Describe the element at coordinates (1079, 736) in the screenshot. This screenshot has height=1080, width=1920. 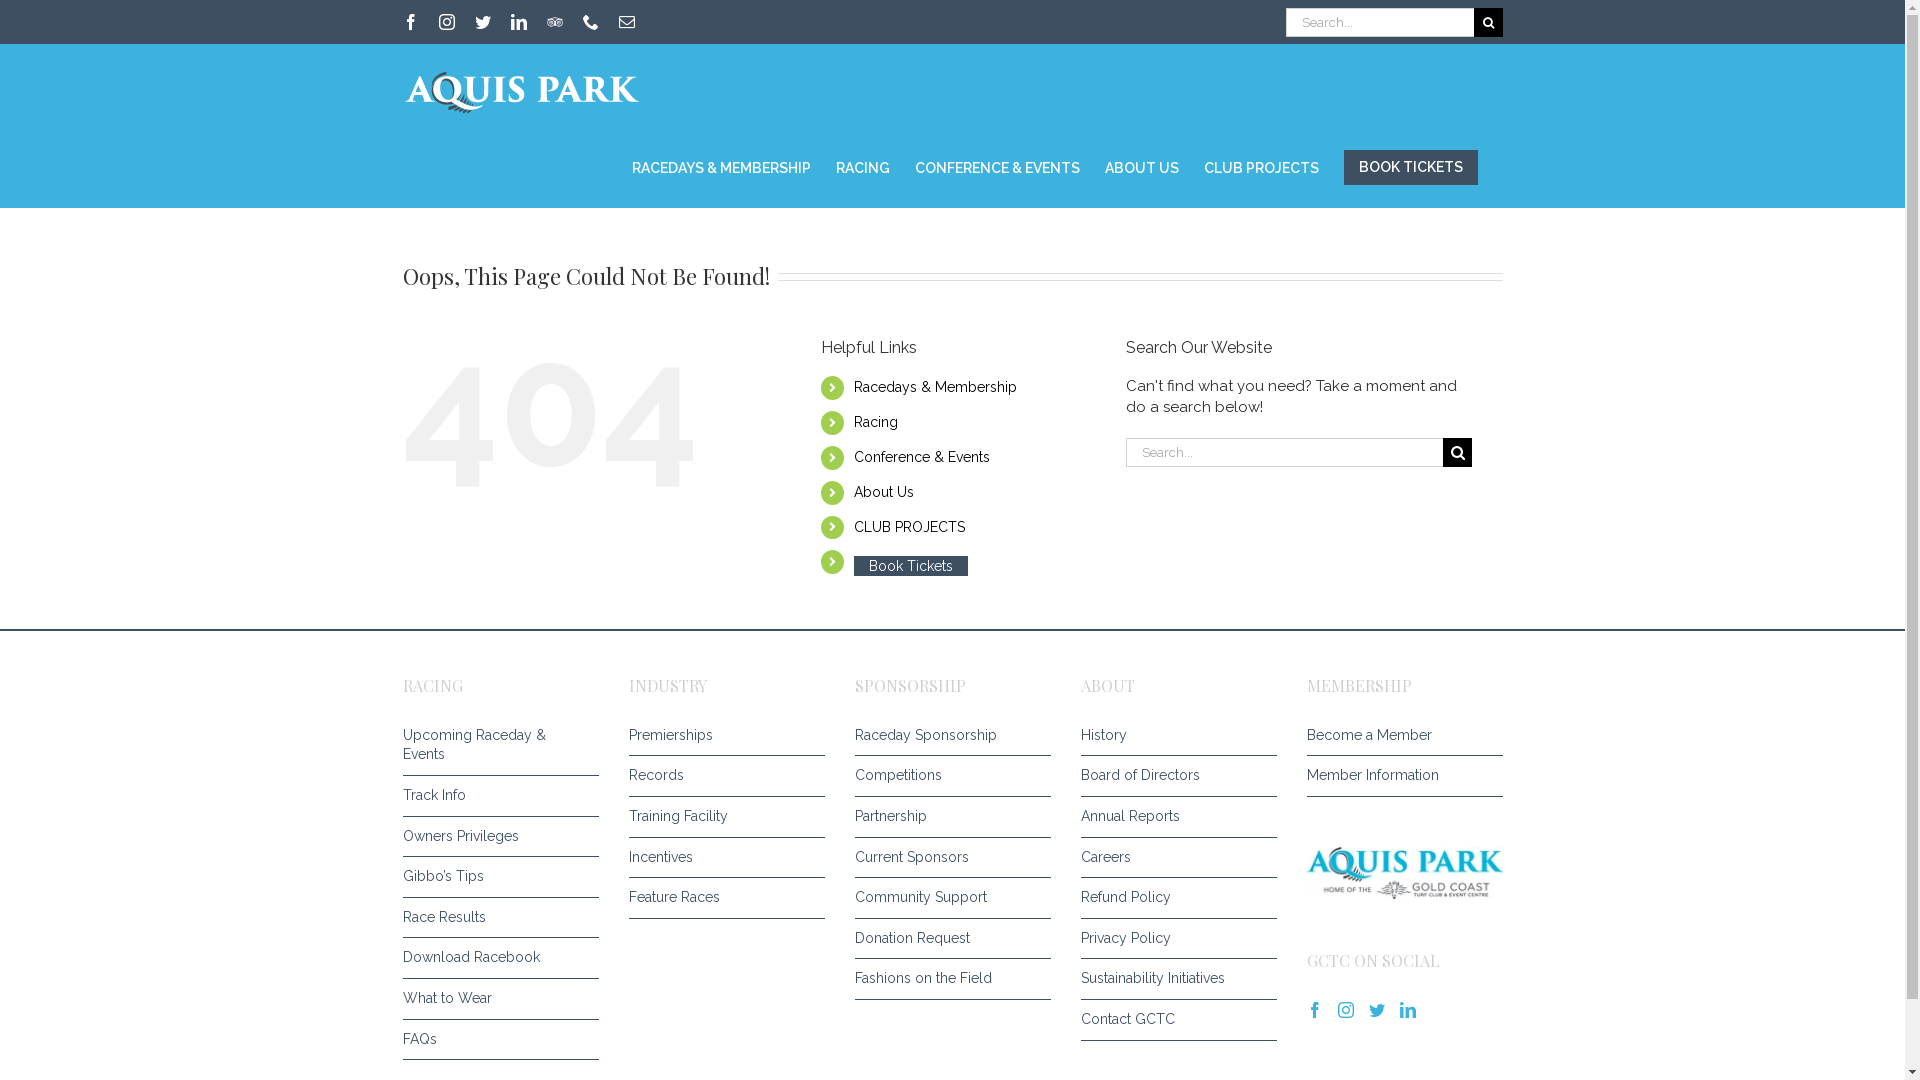
I see `'History'` at that location.